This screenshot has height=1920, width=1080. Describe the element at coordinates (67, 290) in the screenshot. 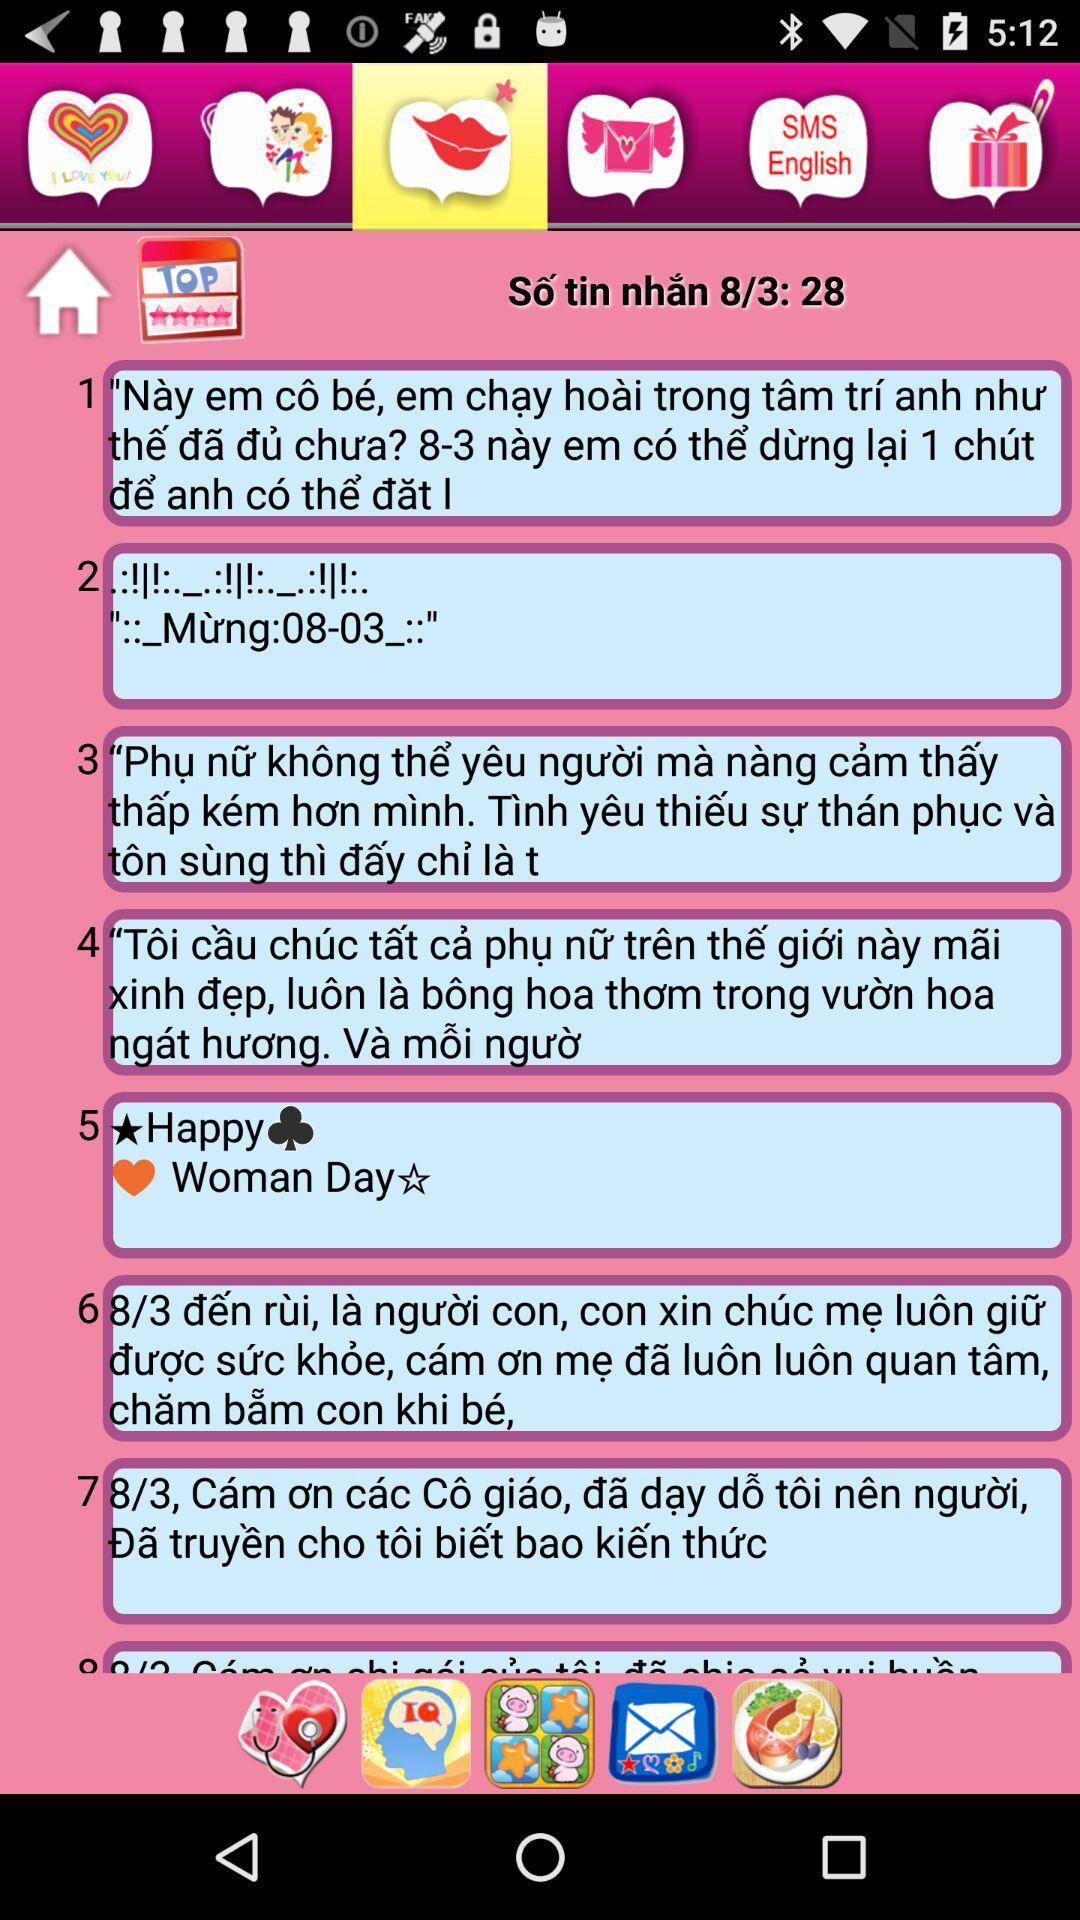

I see `go home button` at that location.